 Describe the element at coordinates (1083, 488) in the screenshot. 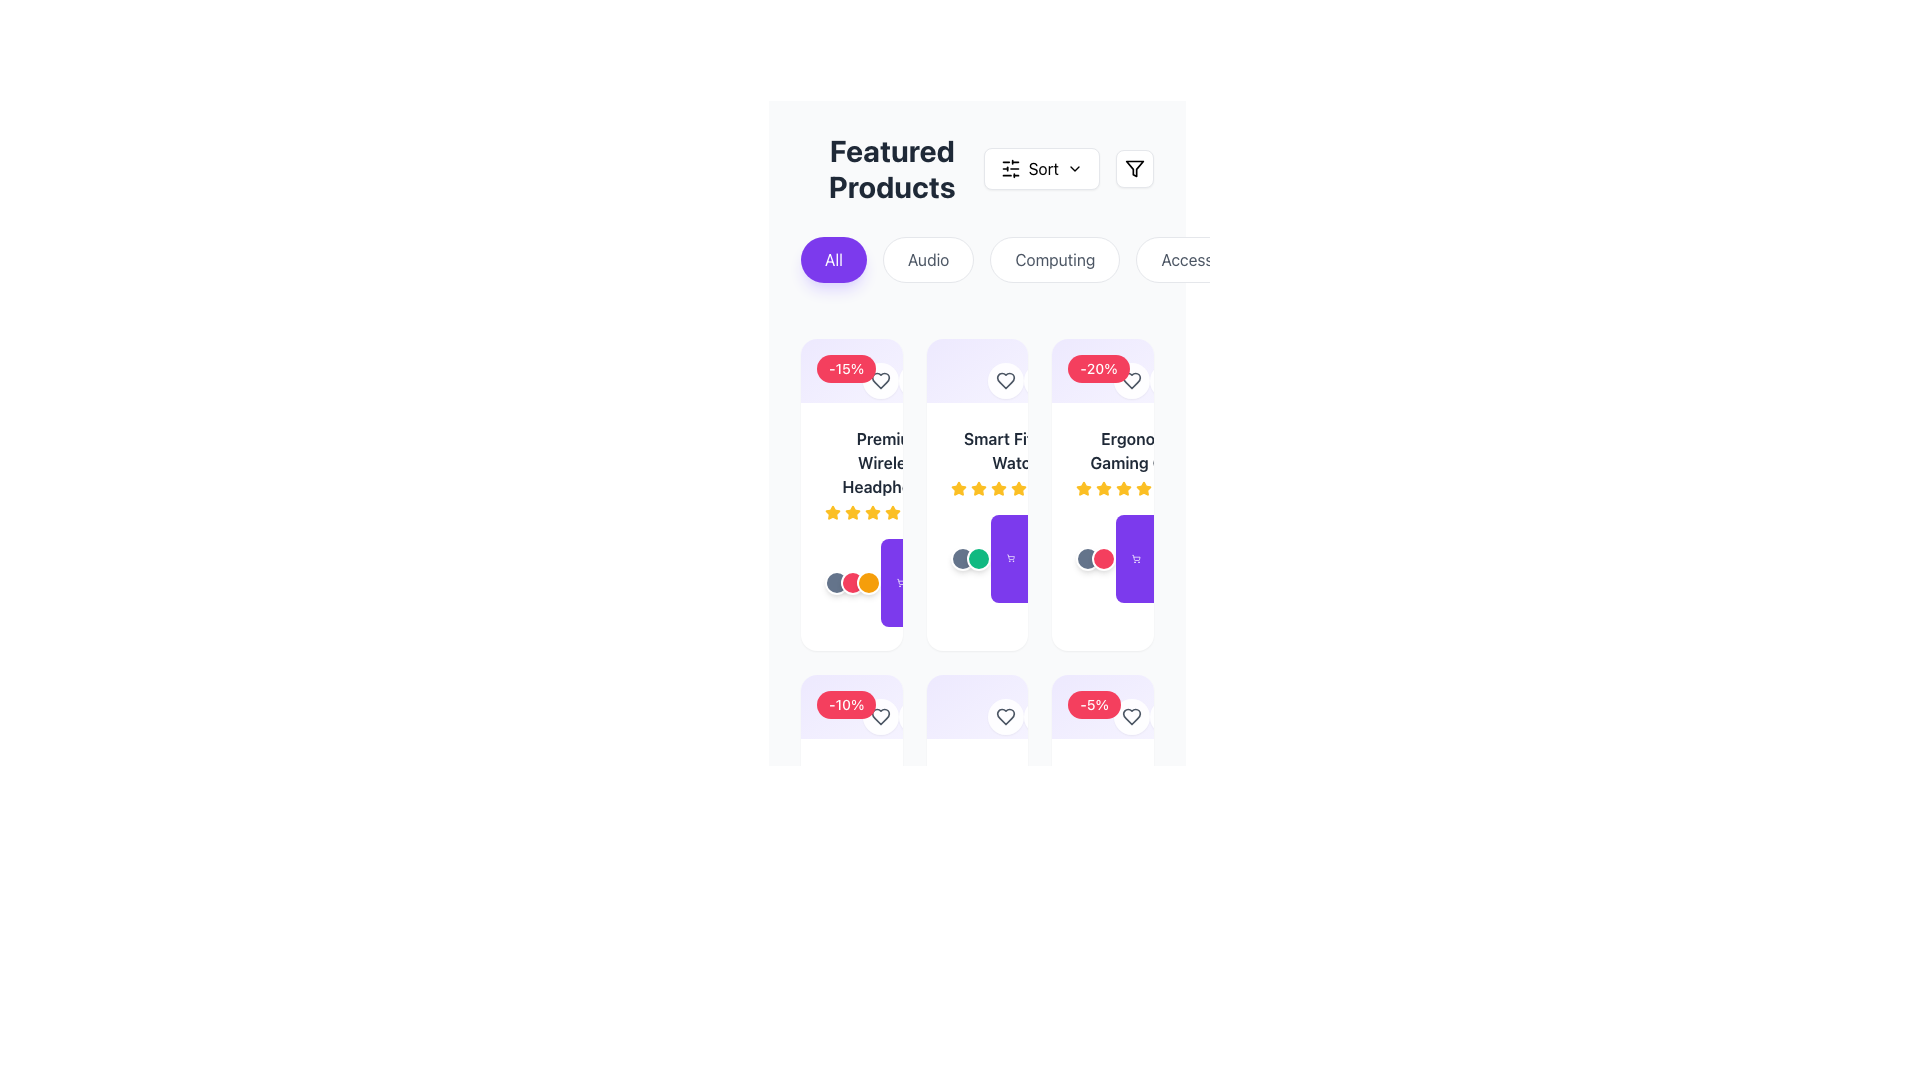

I see `the second yellow star in the 5-star rating system beneath the product name and above the product description` at that location.